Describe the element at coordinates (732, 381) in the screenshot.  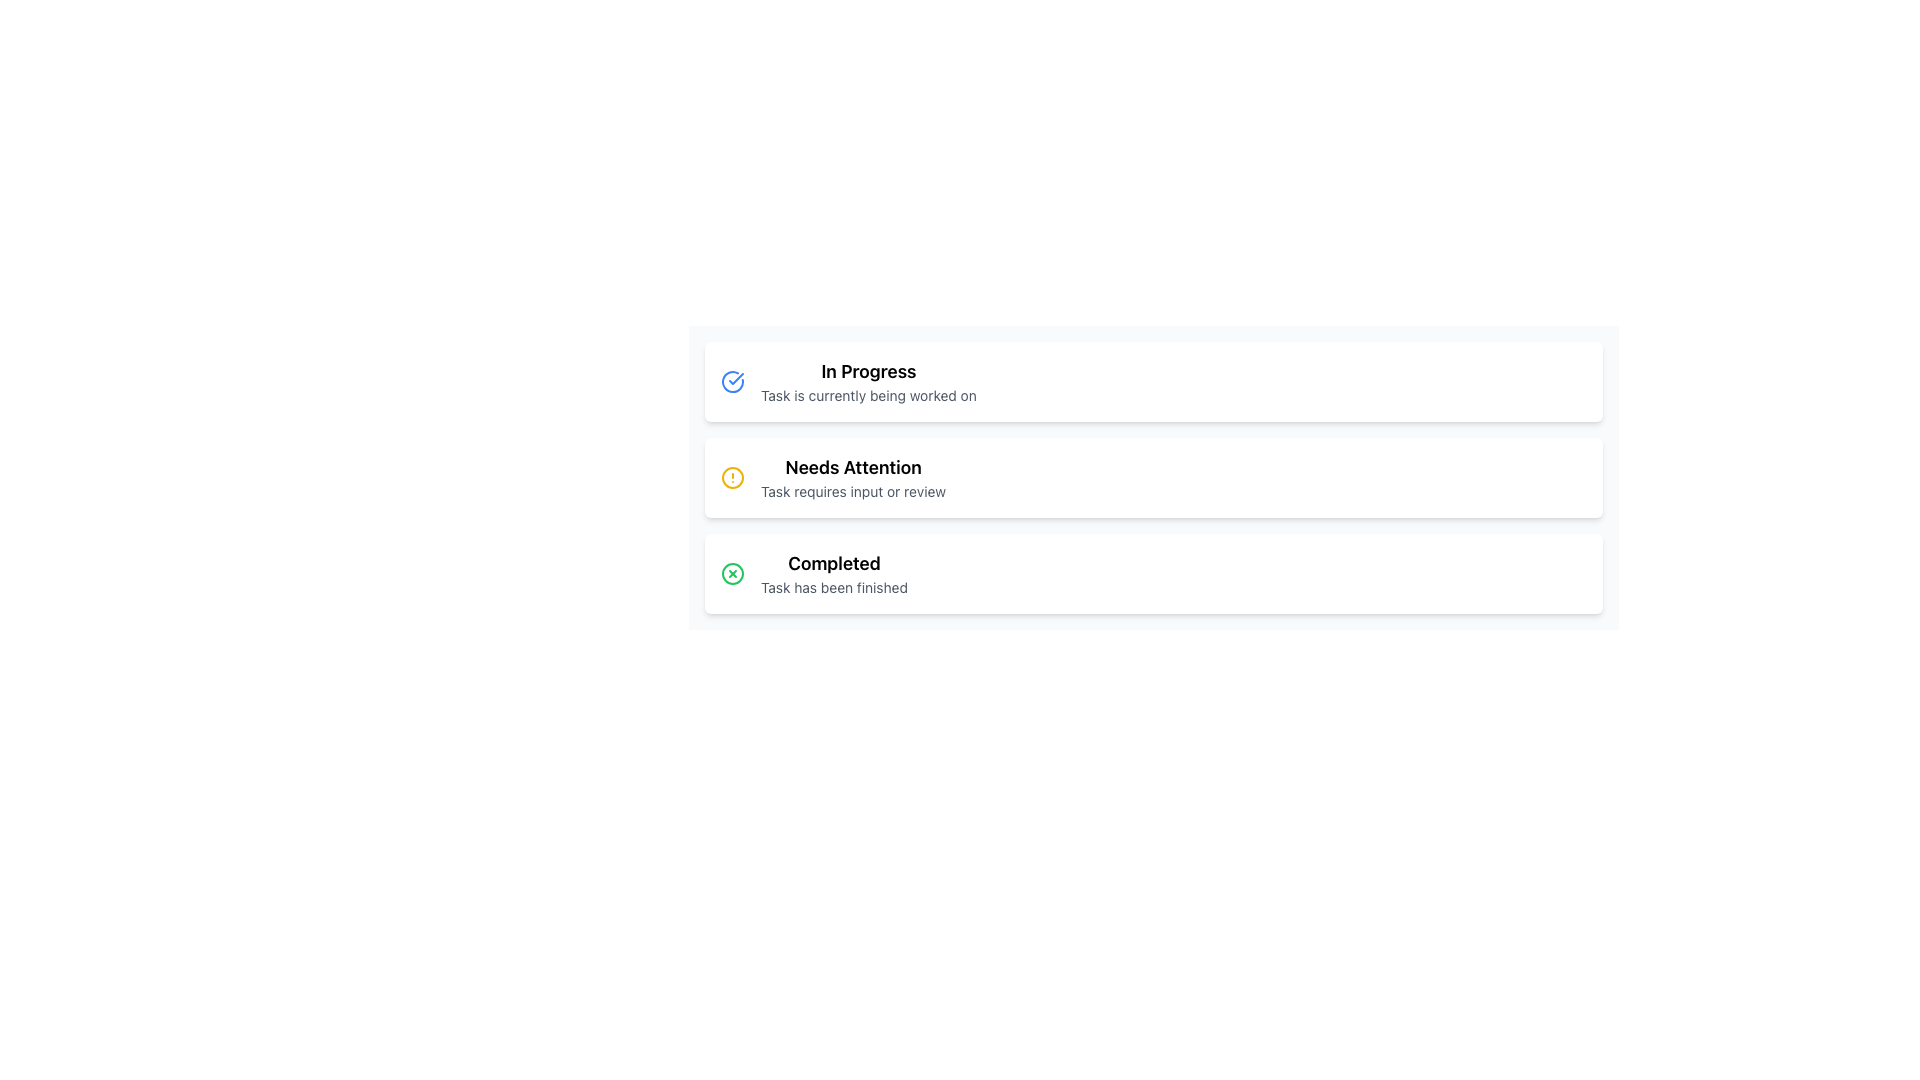
I see `the 'In Progress' status icon, which is the leftmost graphical element in the group labeled 'In Progress', located near the top of a list of status items` at that location.